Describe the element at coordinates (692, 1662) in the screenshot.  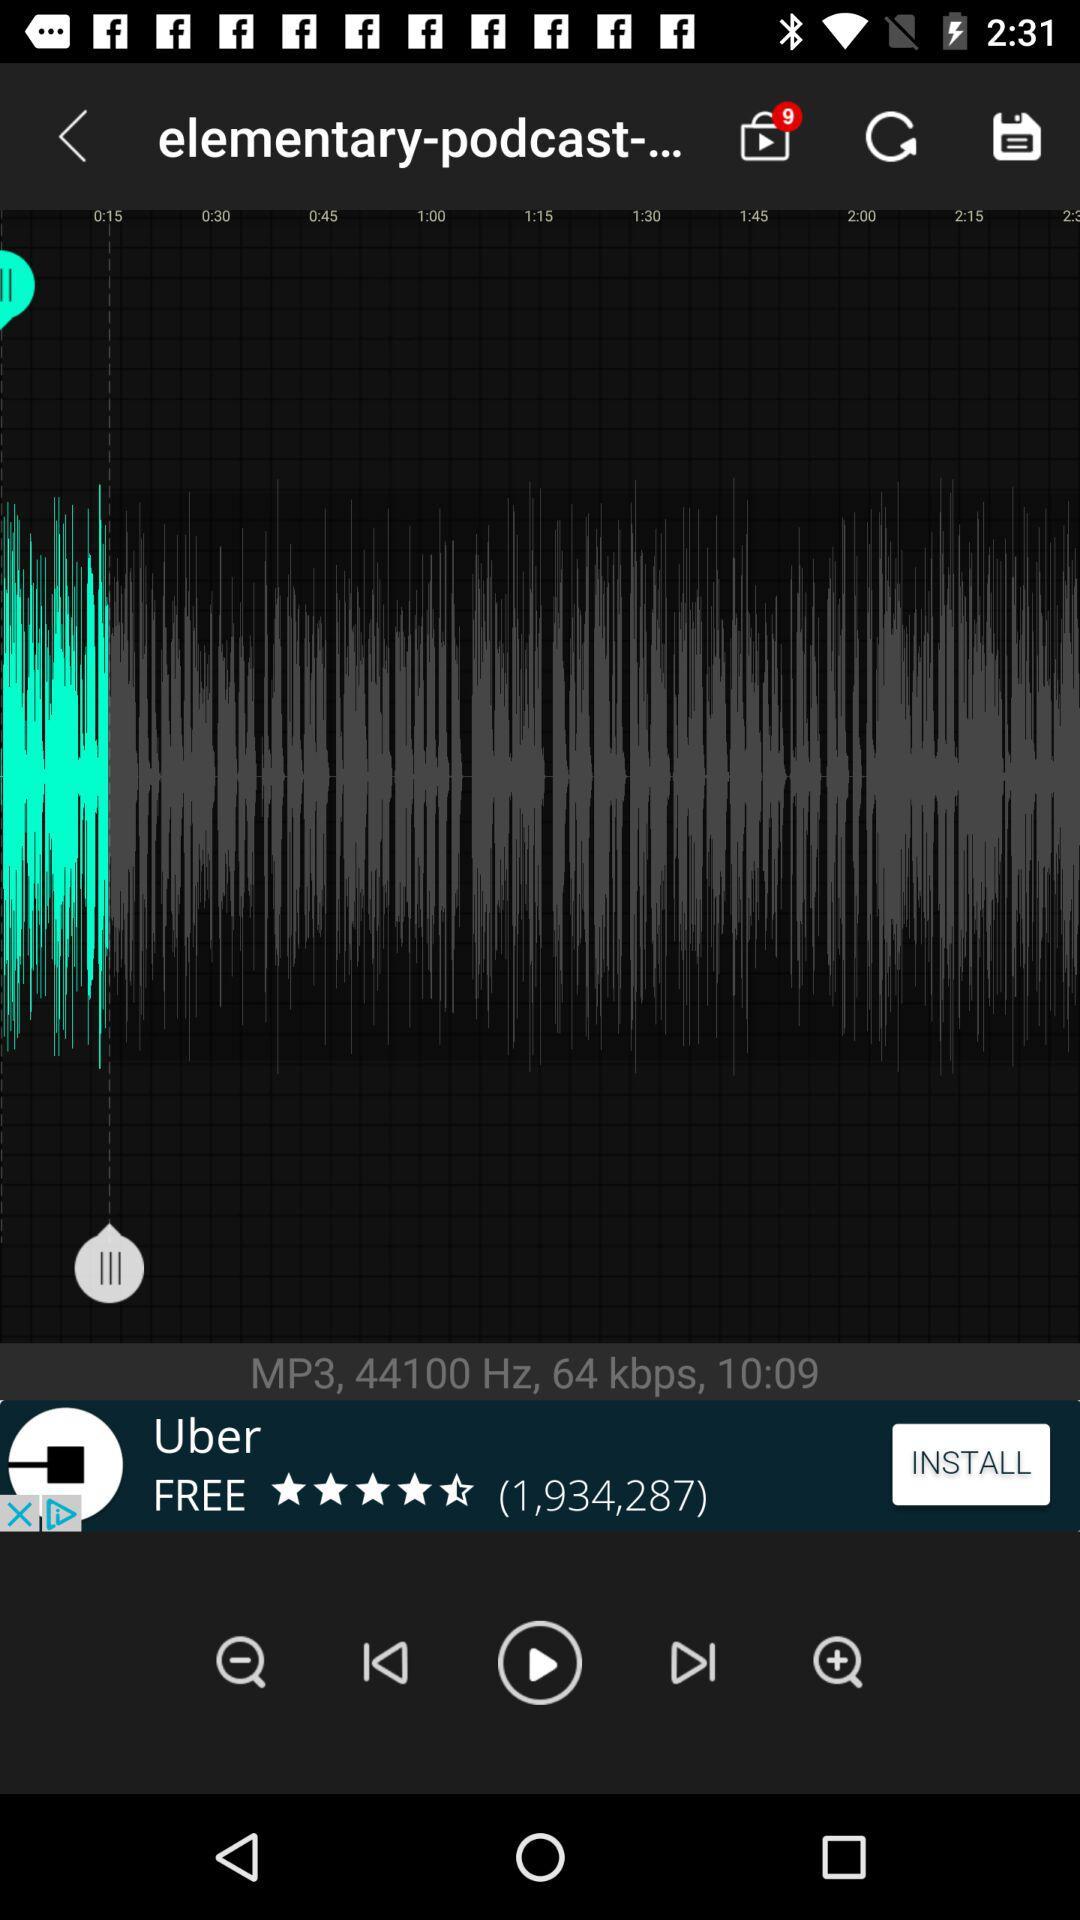
I see `the skip_next icon` at that location.